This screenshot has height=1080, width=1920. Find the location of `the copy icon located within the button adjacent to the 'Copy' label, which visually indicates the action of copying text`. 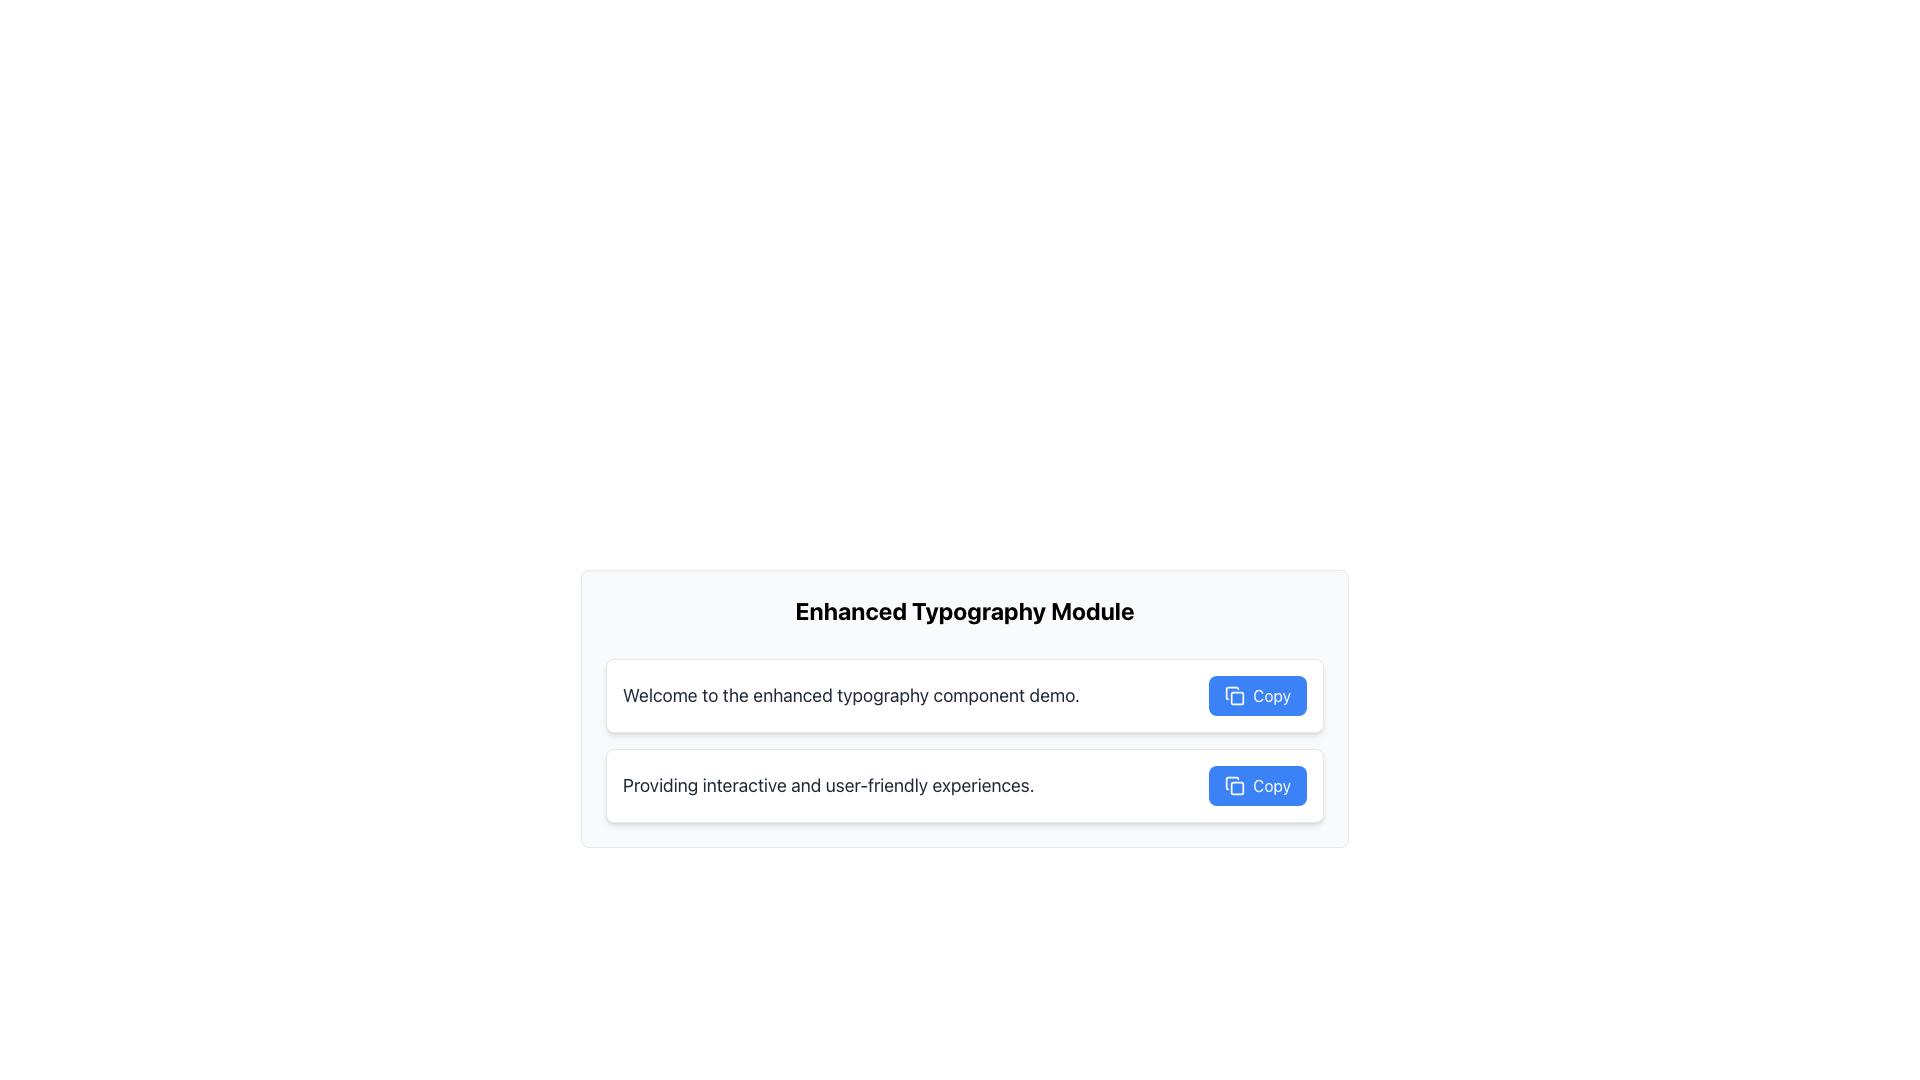

the copy icon located within the button adjacent to the 'Copy' label, which visually indicates the action of copying text is located at coordinates (1234, 694).